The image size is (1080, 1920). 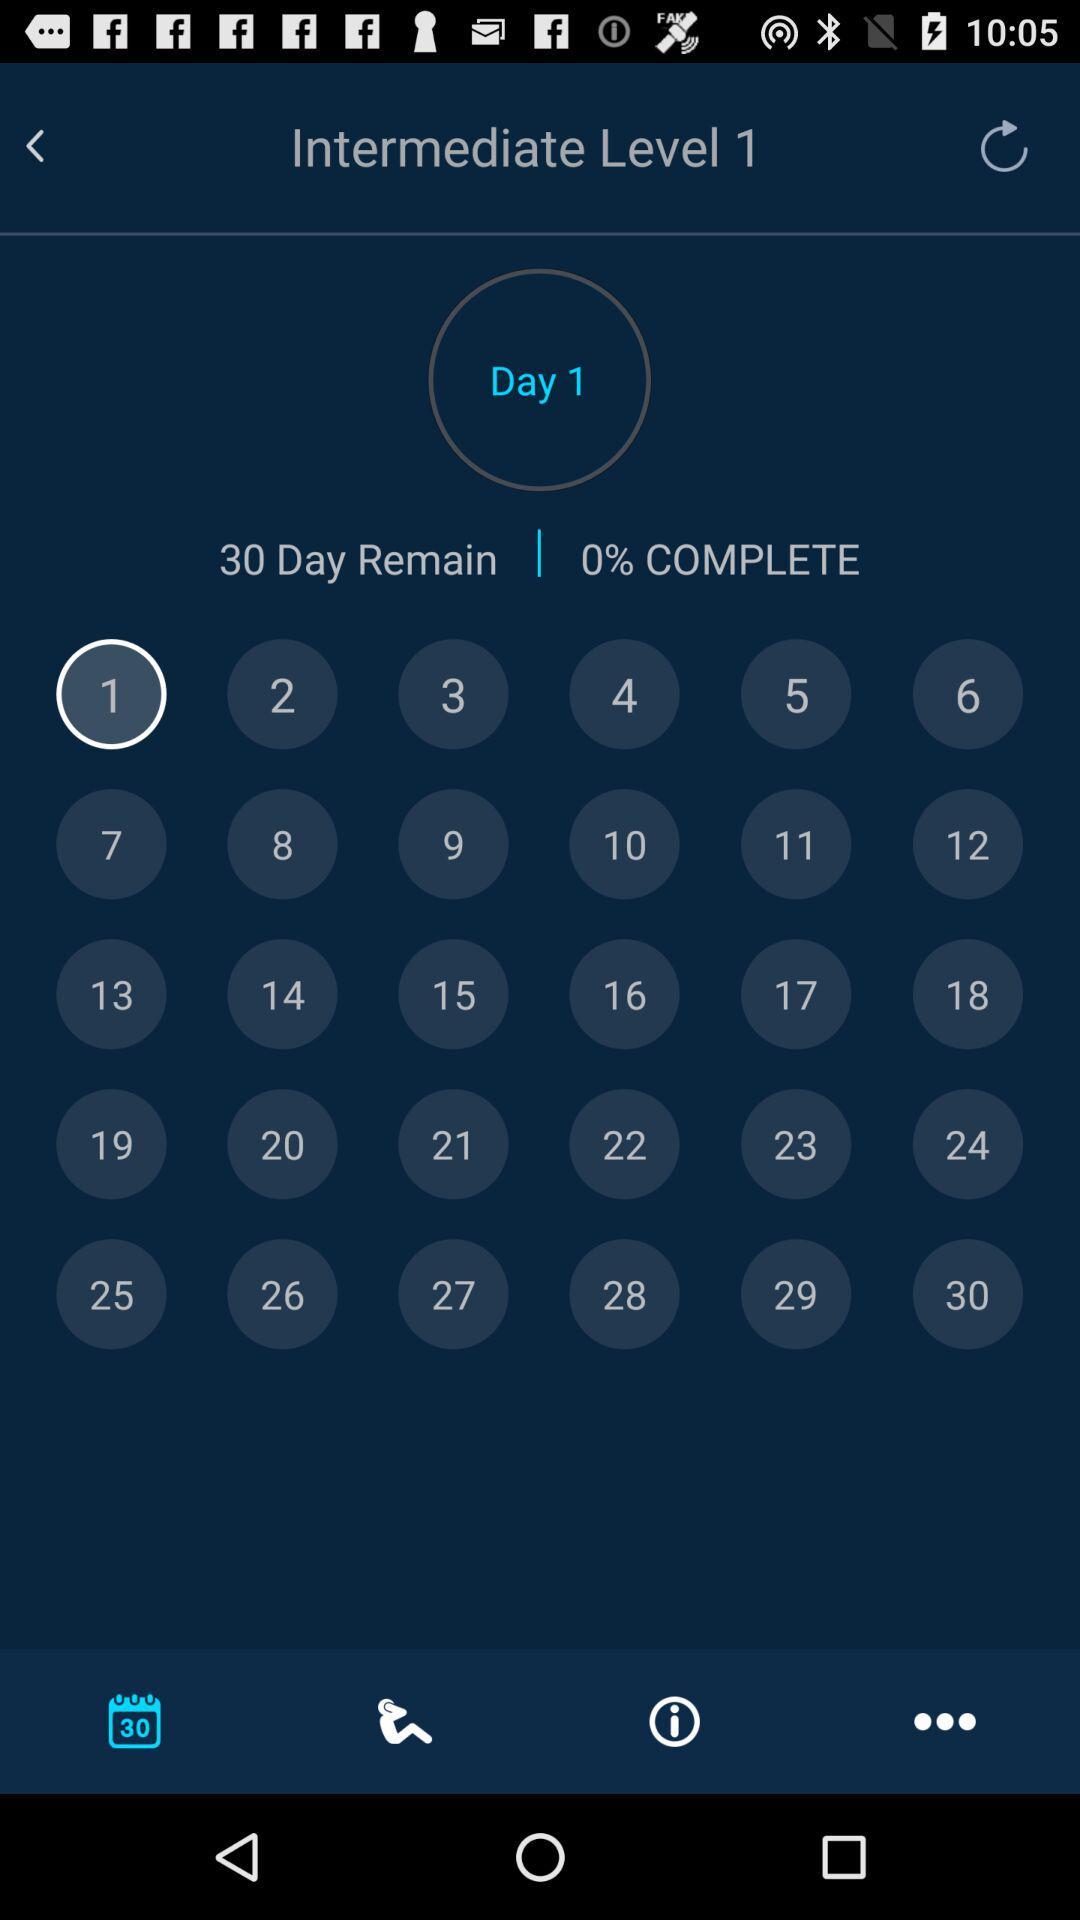 What do you see at coordinates (623, 694) in the screenshot?
I see `date` at bounding box center [623, 694].